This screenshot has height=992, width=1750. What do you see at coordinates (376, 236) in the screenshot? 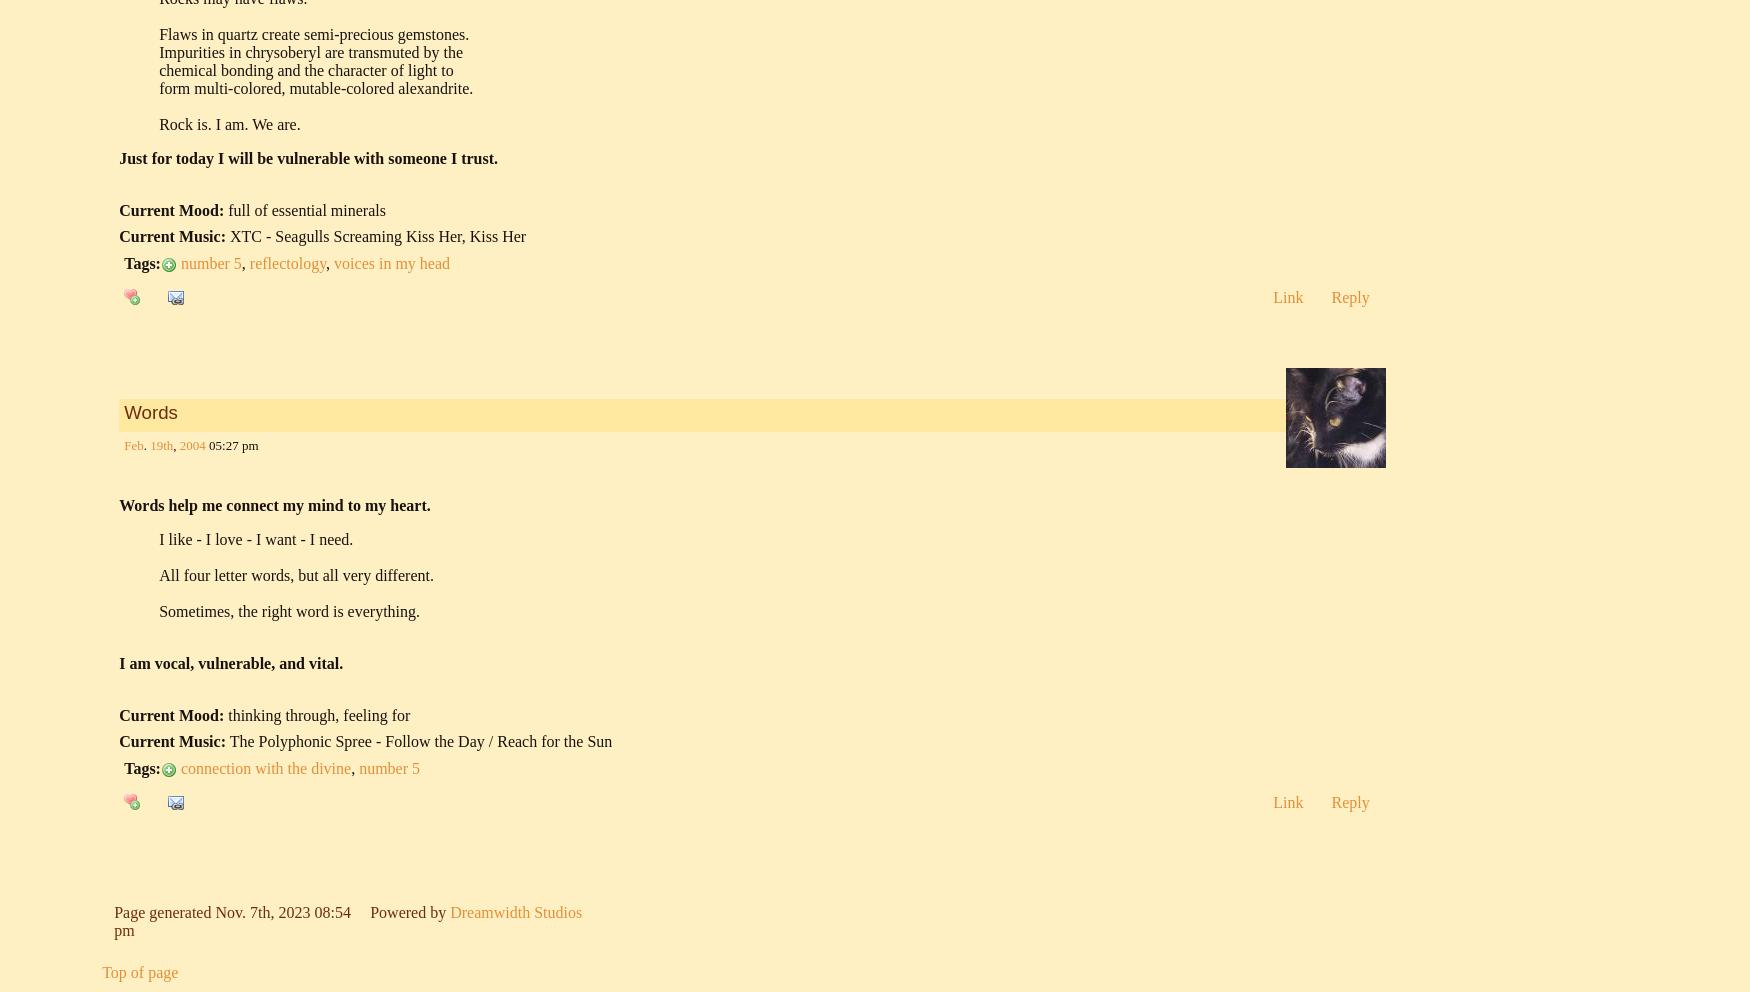
I see `'XTC - Seagulls Screaming Kiss Her, Kiss Her'` at bounding box center [376, 236].